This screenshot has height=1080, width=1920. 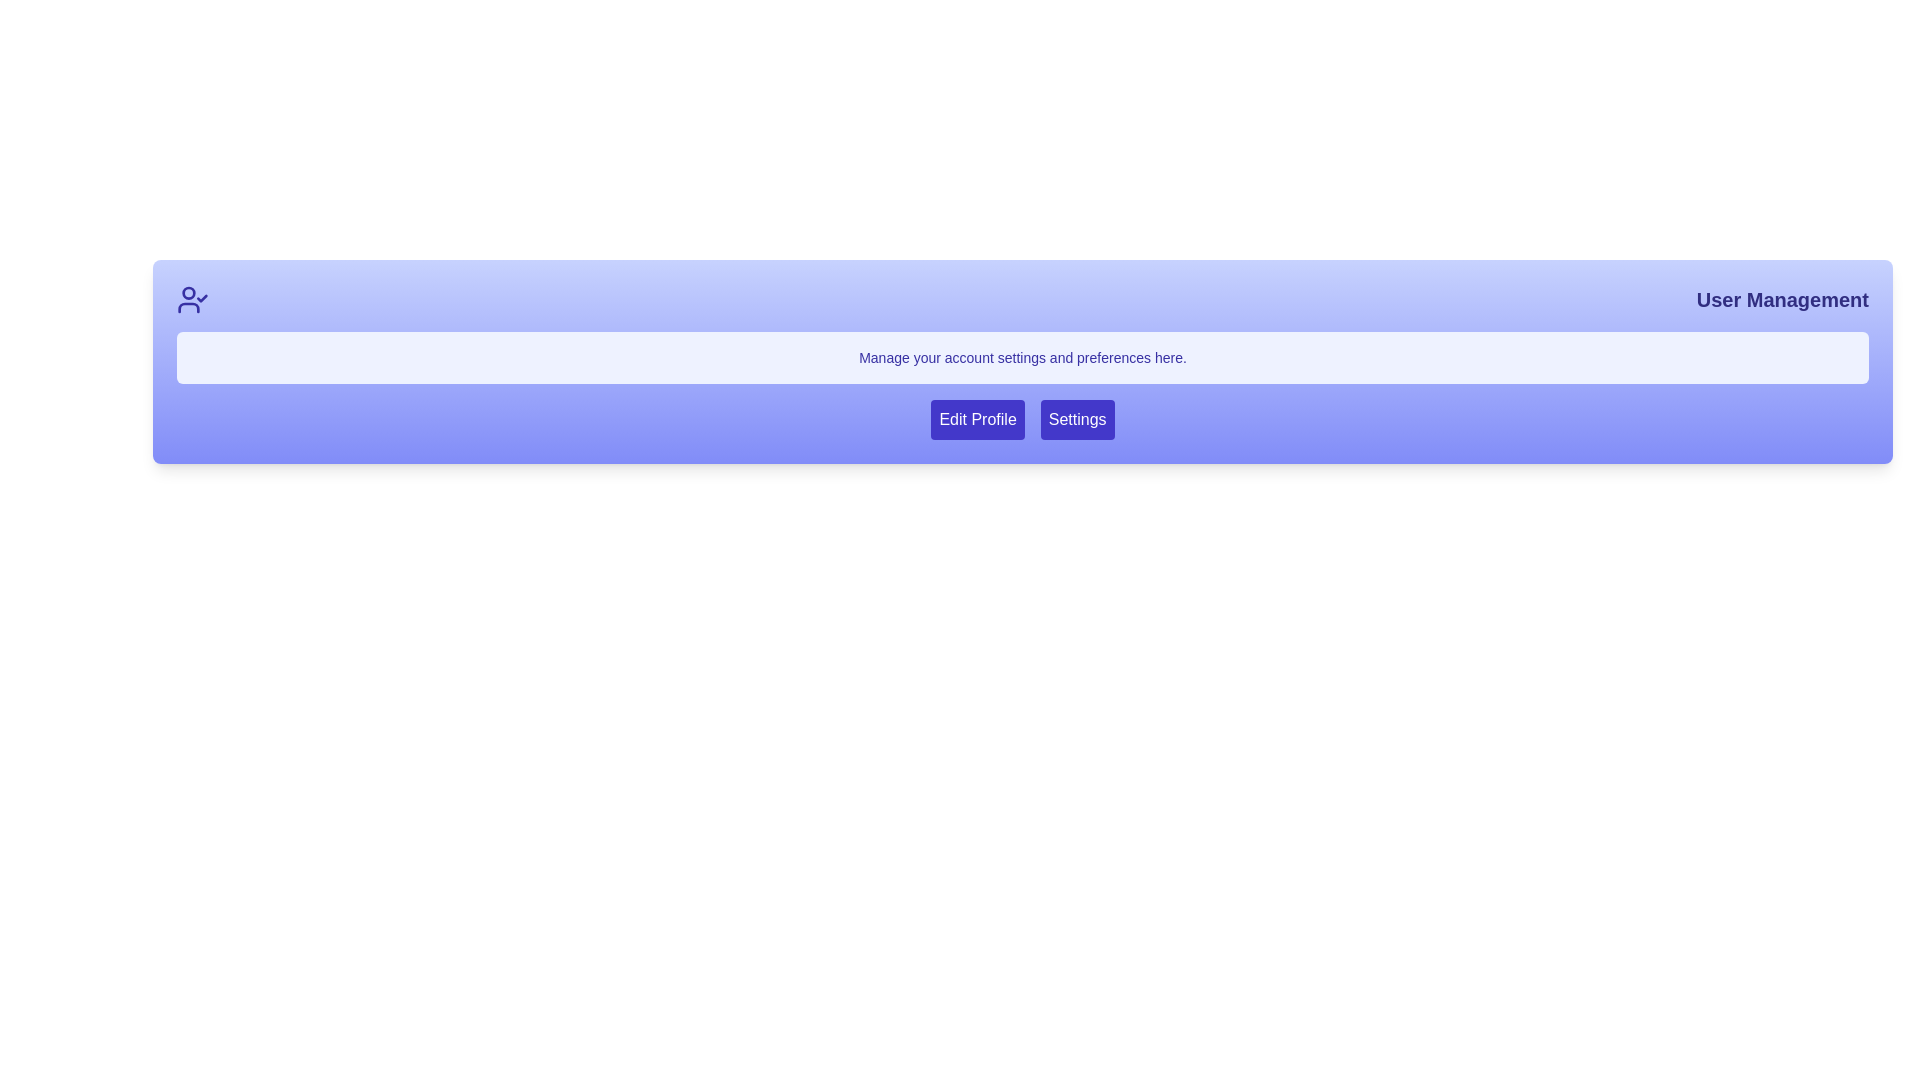 I want to click on the user silhouette icon with a check mark, which is indigo blue and located in the header bar labeled 'User Management', so click(x=192, y=300).